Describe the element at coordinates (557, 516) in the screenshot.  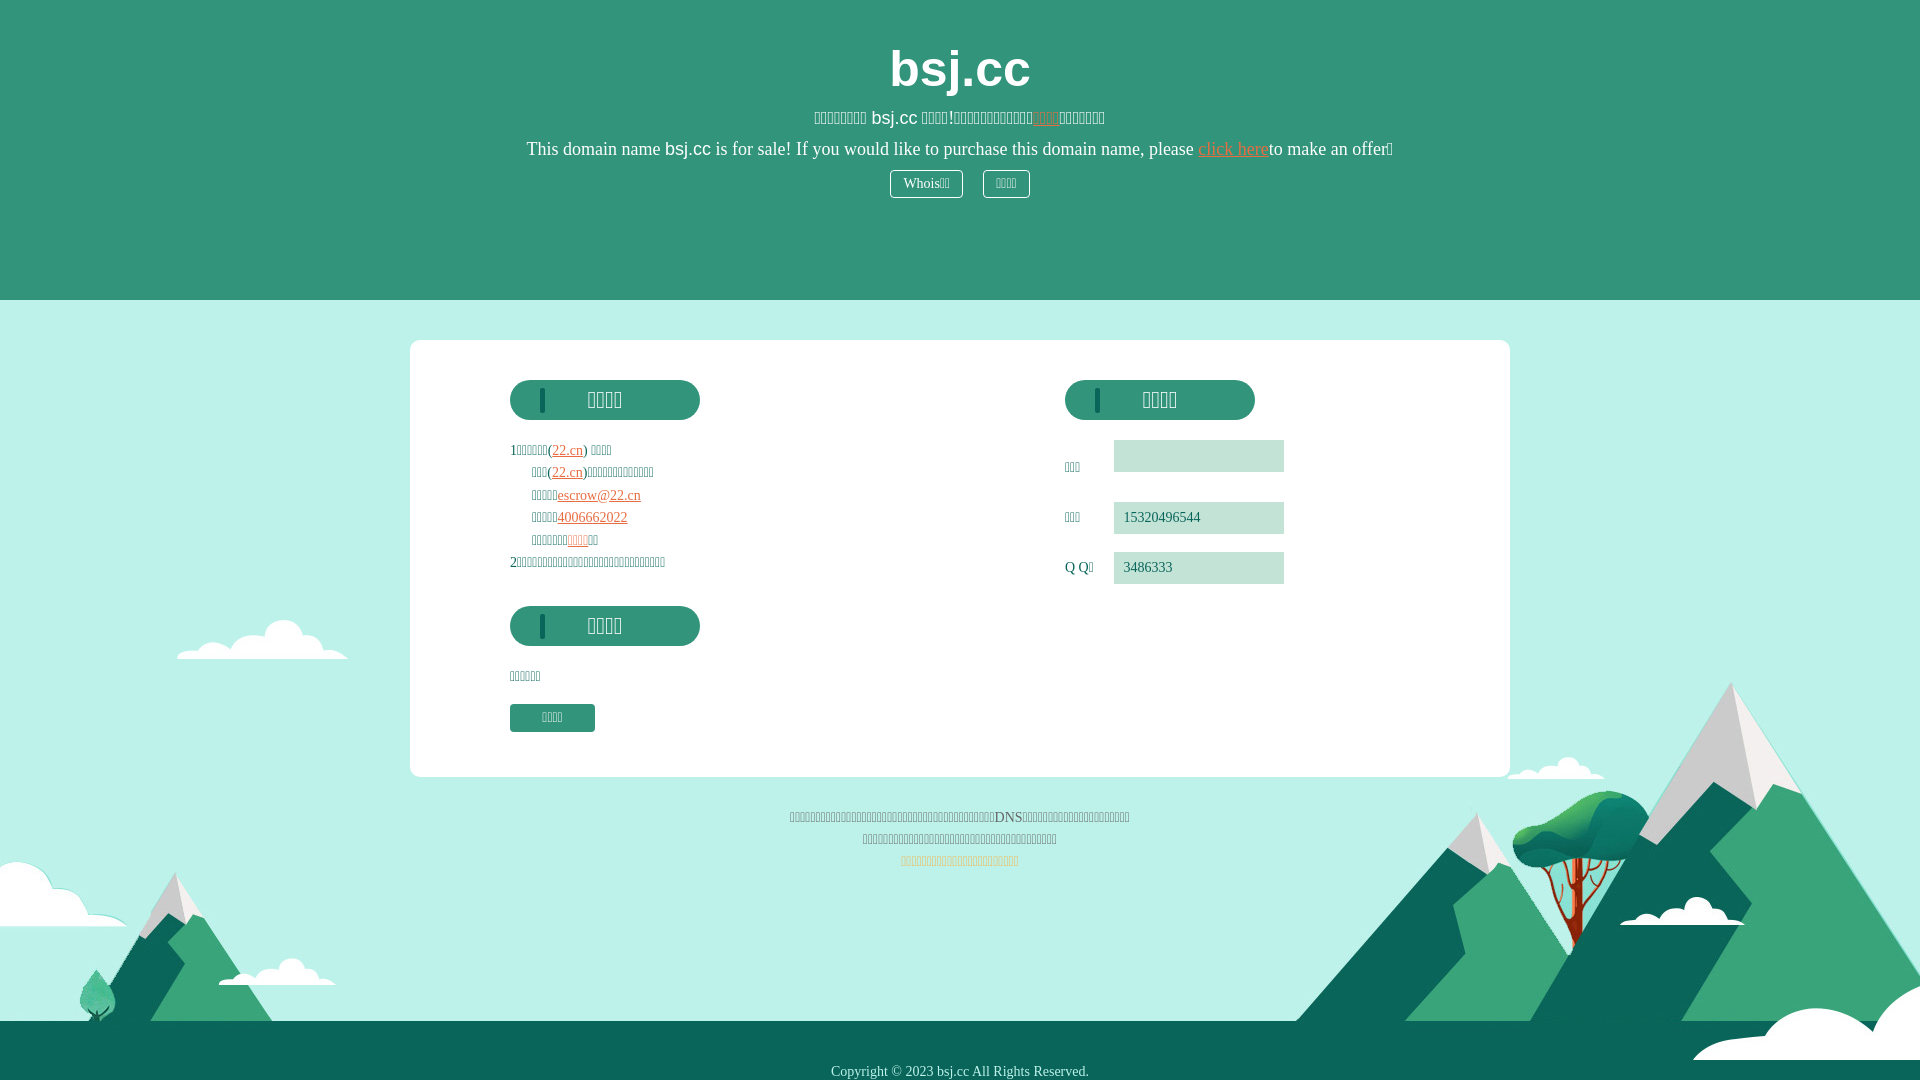
I see `'4006662022'` at that location.